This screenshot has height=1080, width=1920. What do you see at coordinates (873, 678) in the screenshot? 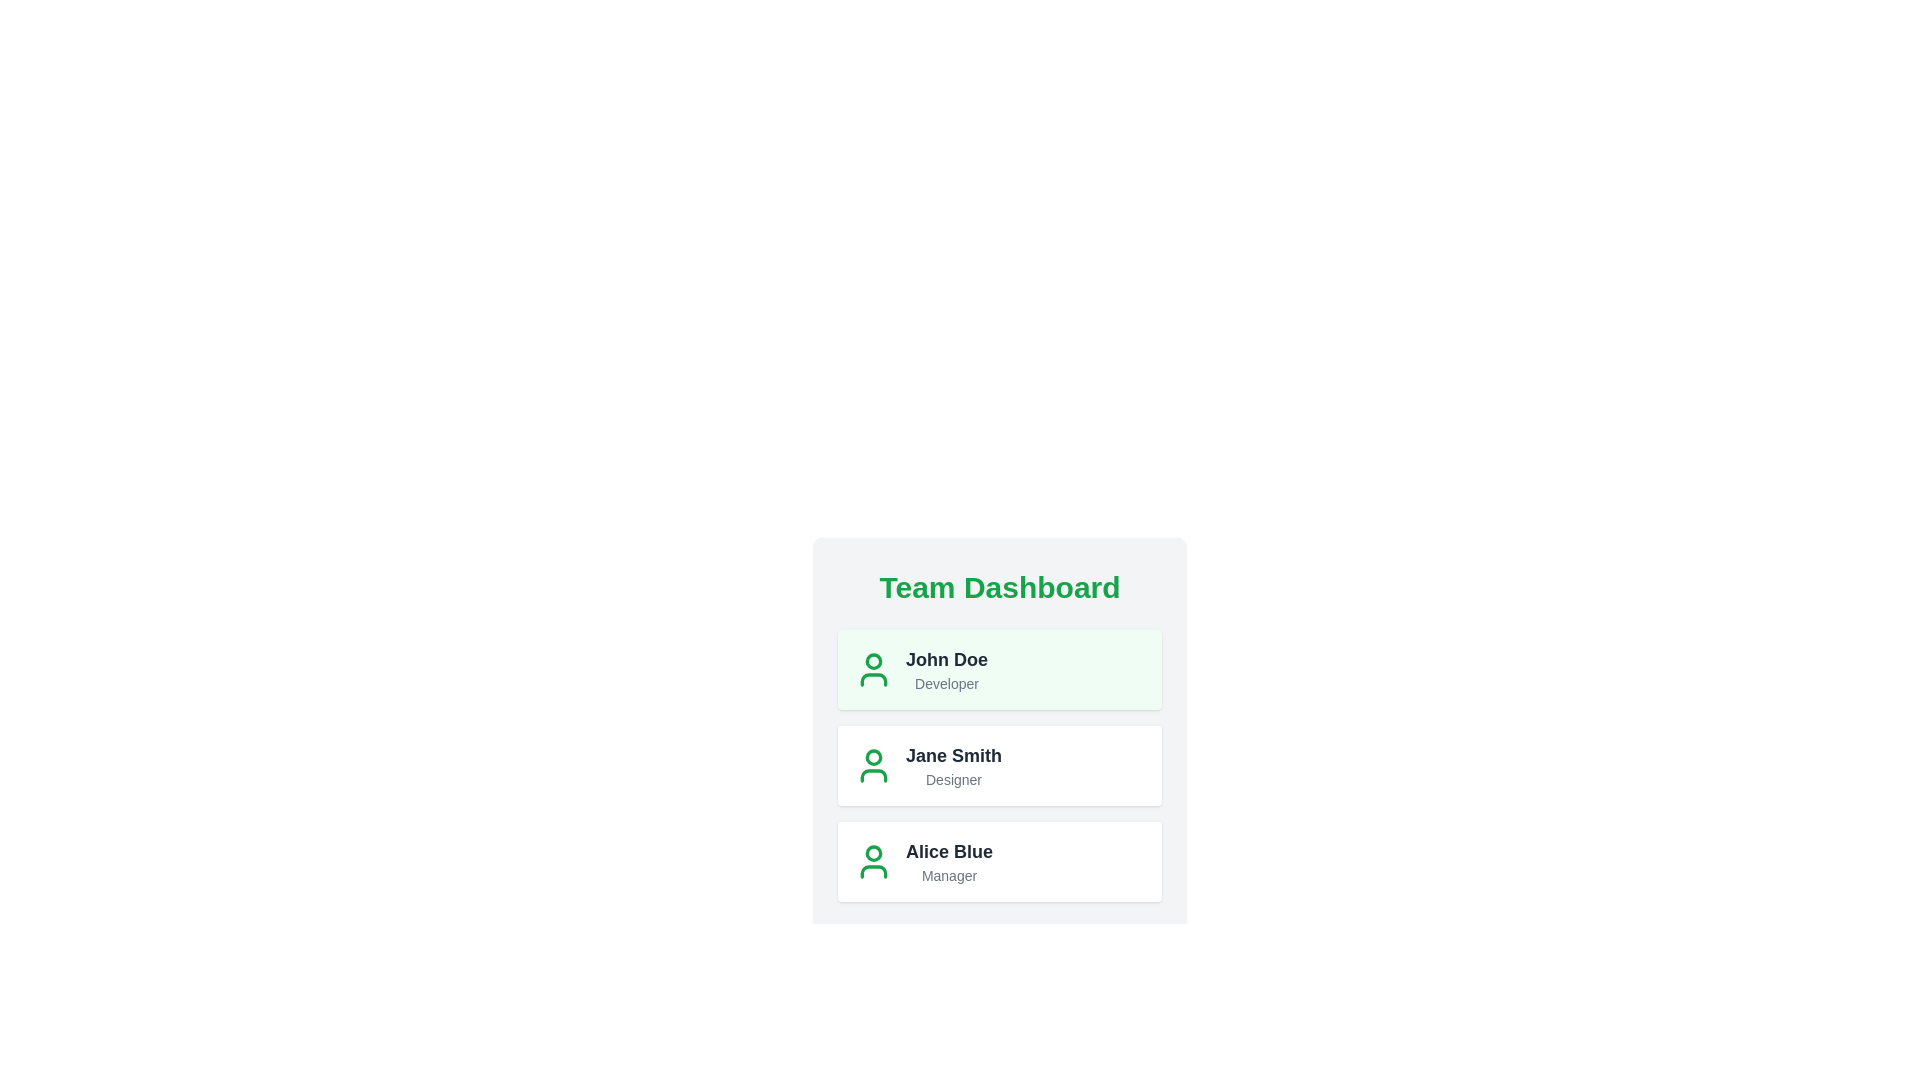
I see `the lower part of the user icon within the user profile card in the 'Team Dashboard' section, which is a vector graphic and purely aesthetic` at bounding box center [873, 678].